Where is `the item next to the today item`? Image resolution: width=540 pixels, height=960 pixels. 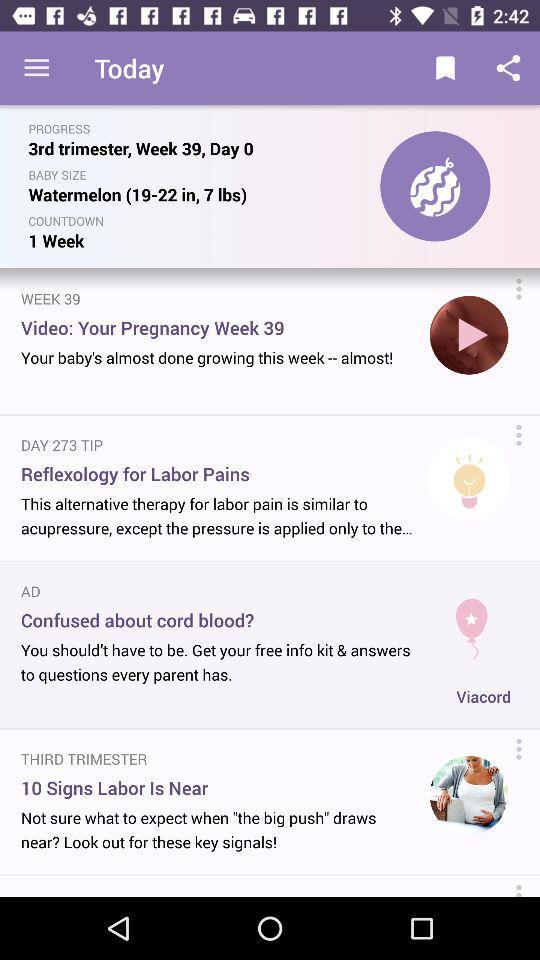 the item next to the today item is located at coordinates (36, 68).